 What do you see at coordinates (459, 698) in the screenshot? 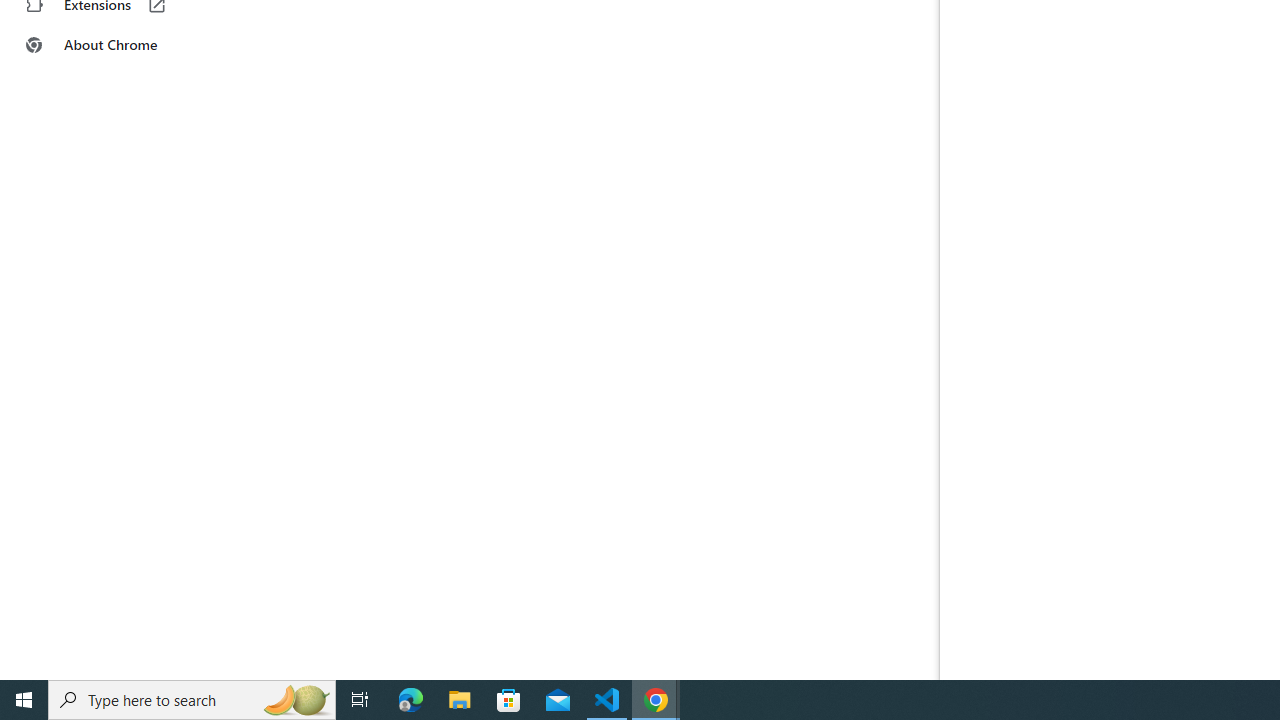
I see `'File Explorer'` at bounding box center [459, 698].